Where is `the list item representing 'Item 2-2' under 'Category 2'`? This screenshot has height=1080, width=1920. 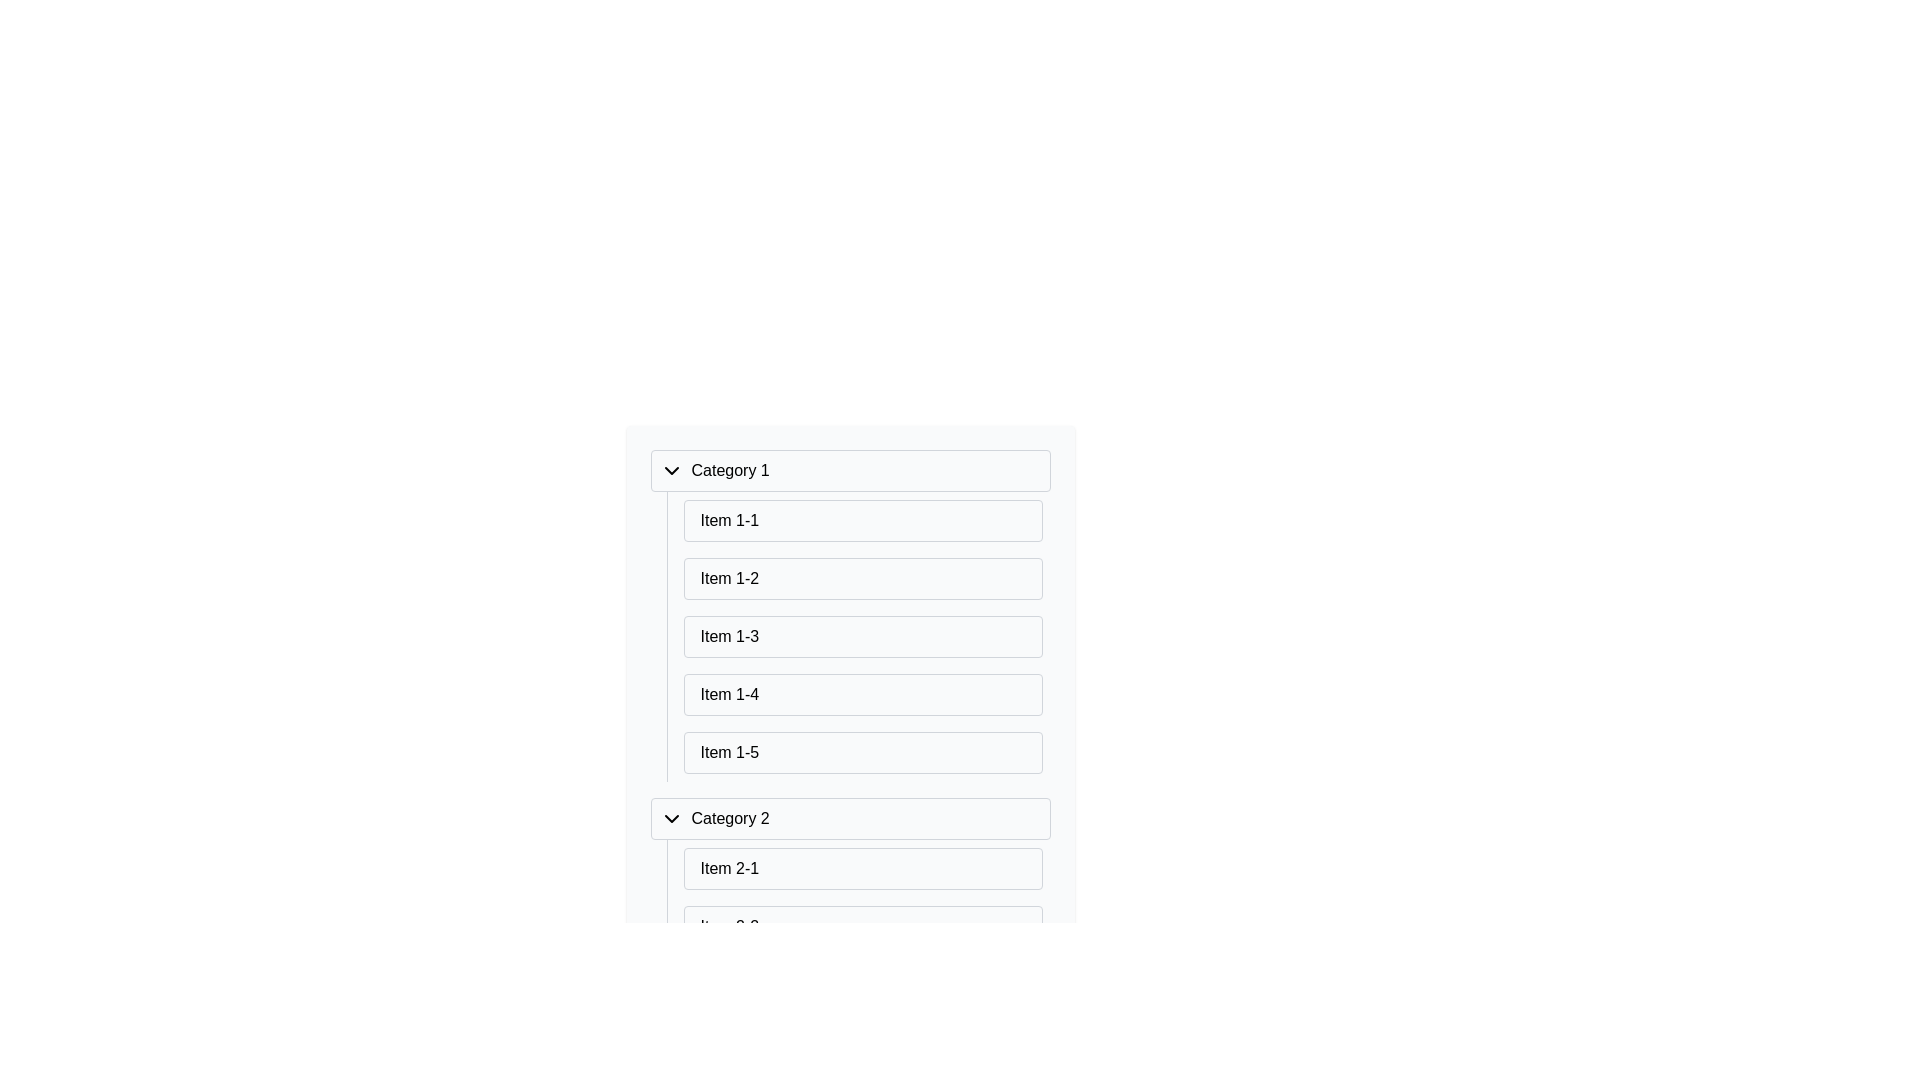
the list item representing 'Item 2-2' under 'Category 2' is located at coordinates (863, 926).